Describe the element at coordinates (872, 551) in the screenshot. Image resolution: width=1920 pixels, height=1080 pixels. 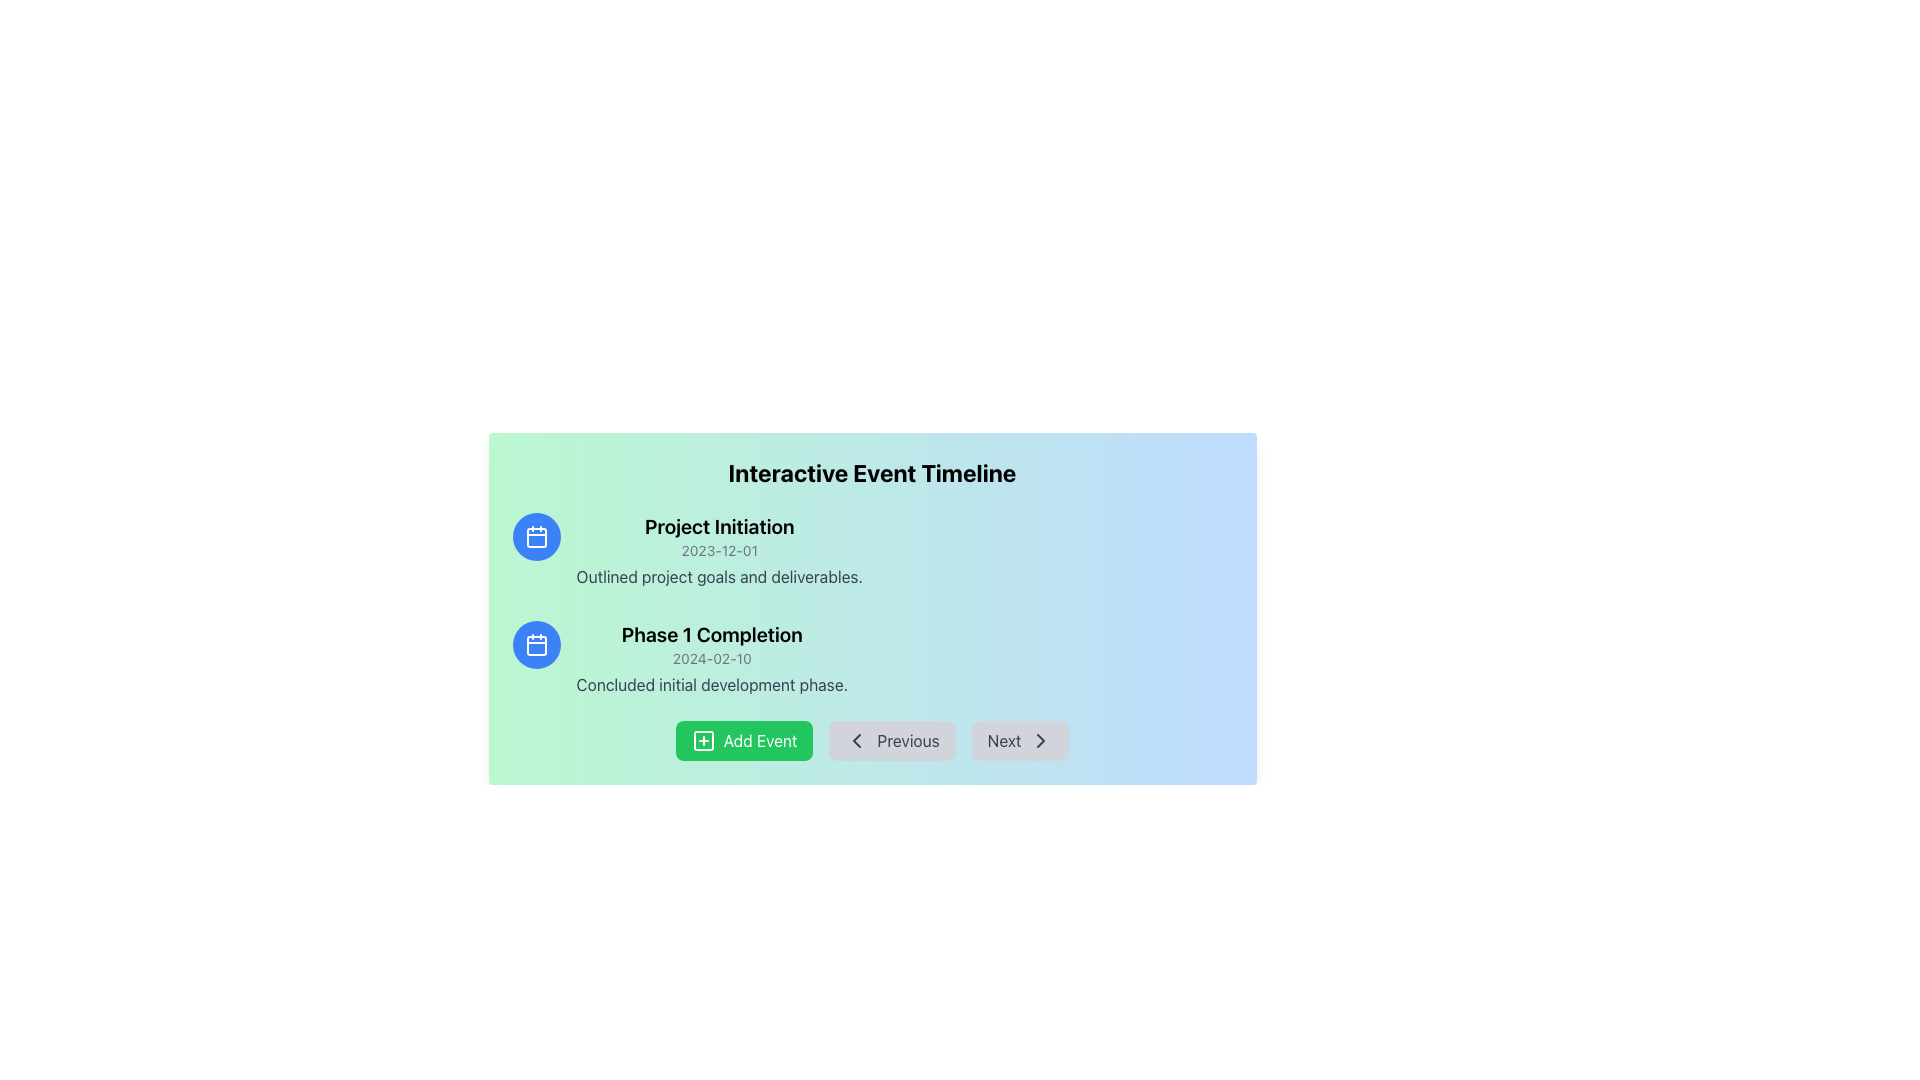
I see `the first Informational Card in the Interactive Event Timeline` at that location.